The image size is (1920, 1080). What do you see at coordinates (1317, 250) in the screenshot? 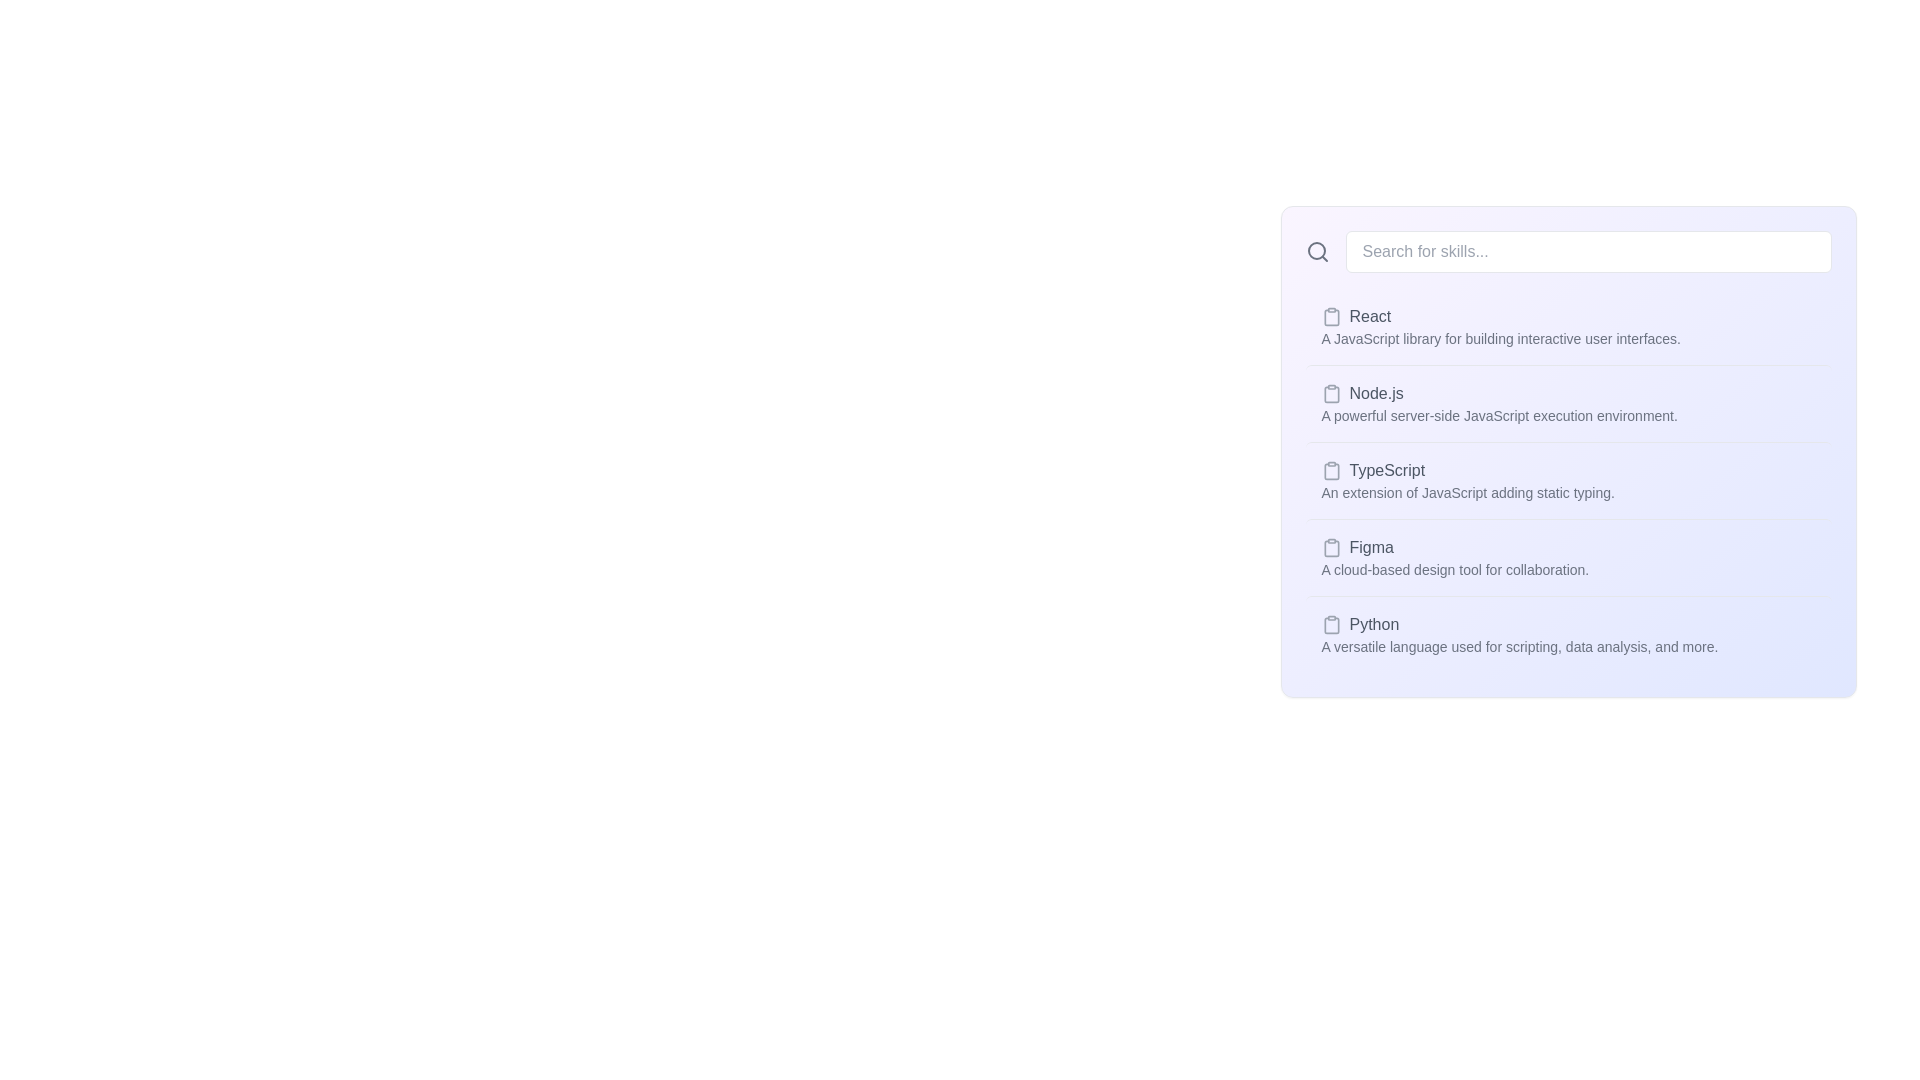
I see `the search icon located to the far left of the horizontal bar containing the text input field labeled 'Search for skills...'` at bounding box center [1317, 250].